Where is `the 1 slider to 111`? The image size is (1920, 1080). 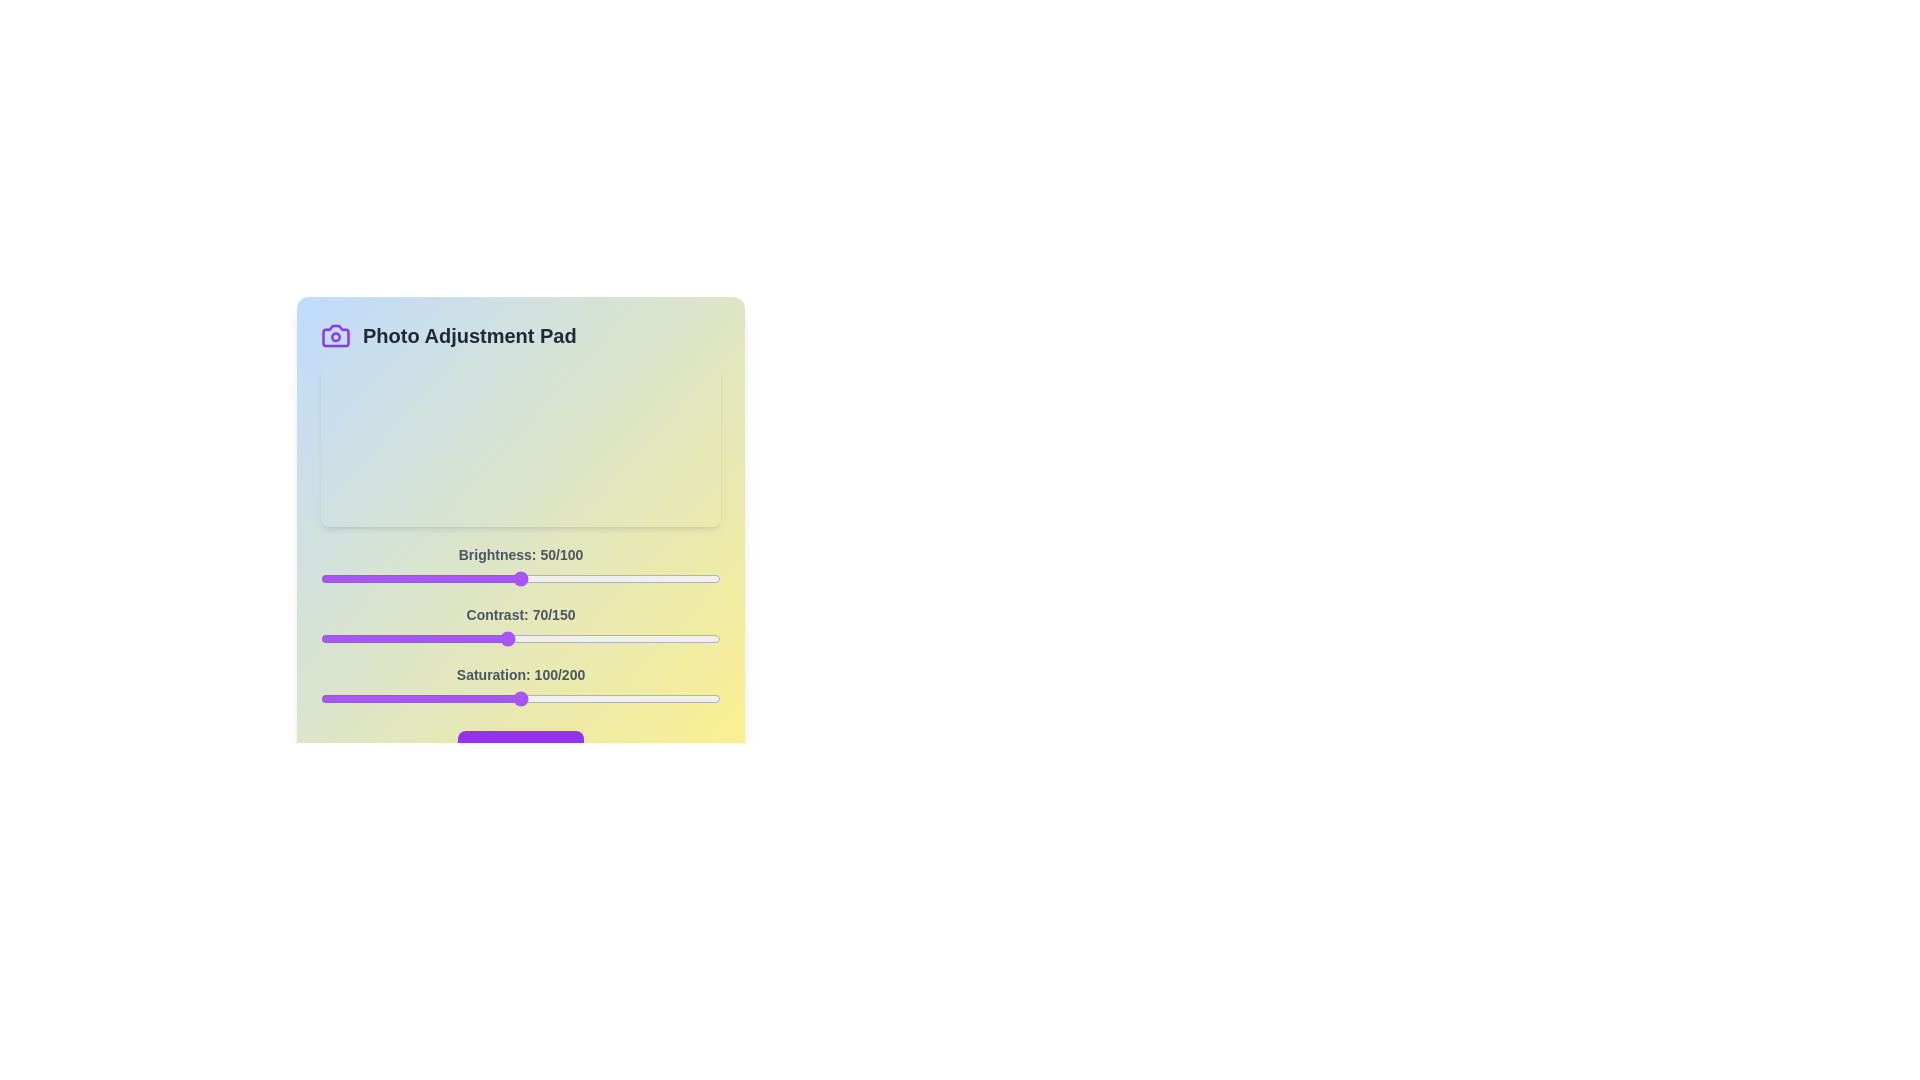
the 1 slider to 111 is located at coordinates (616, 639).